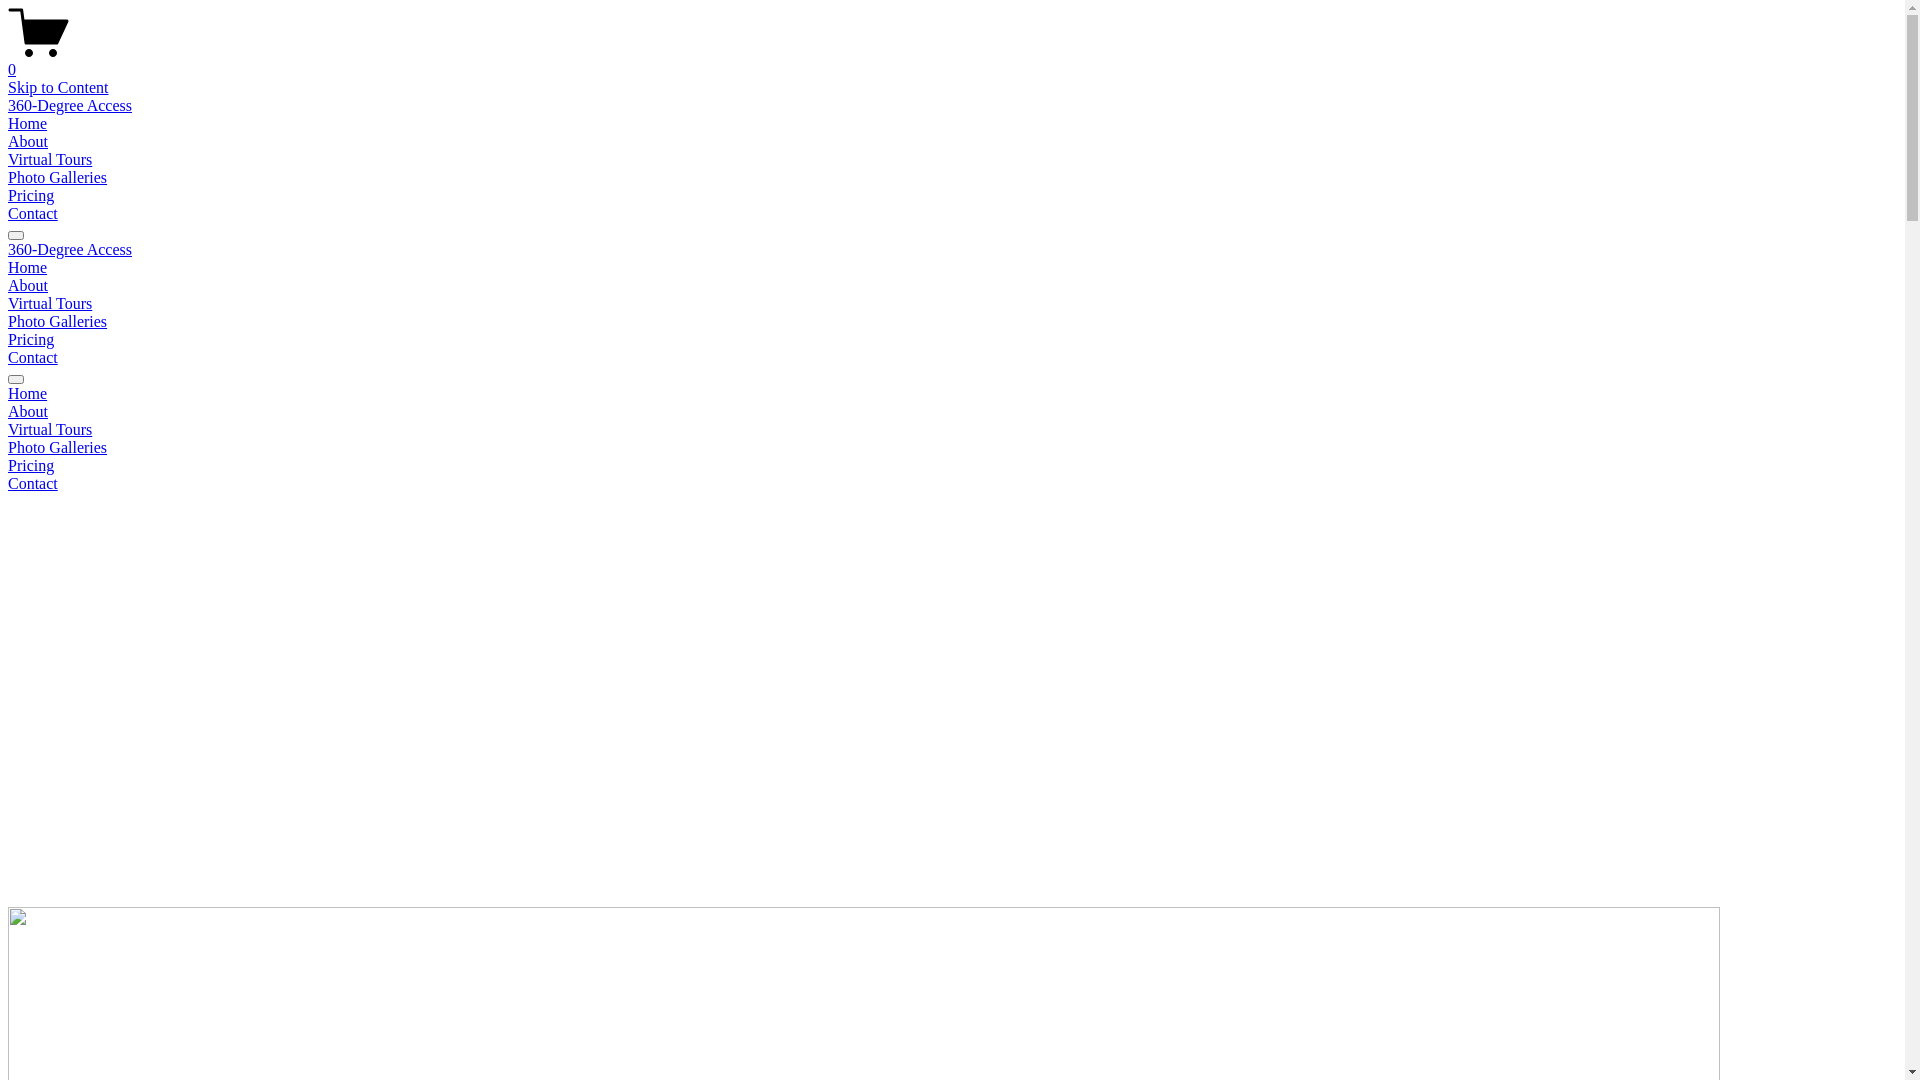 This screenshot has width=1920, height=1080. Describe the element at coordinates (8, 158) in the screenshot. I see `'Virtual Tours'` at that location.